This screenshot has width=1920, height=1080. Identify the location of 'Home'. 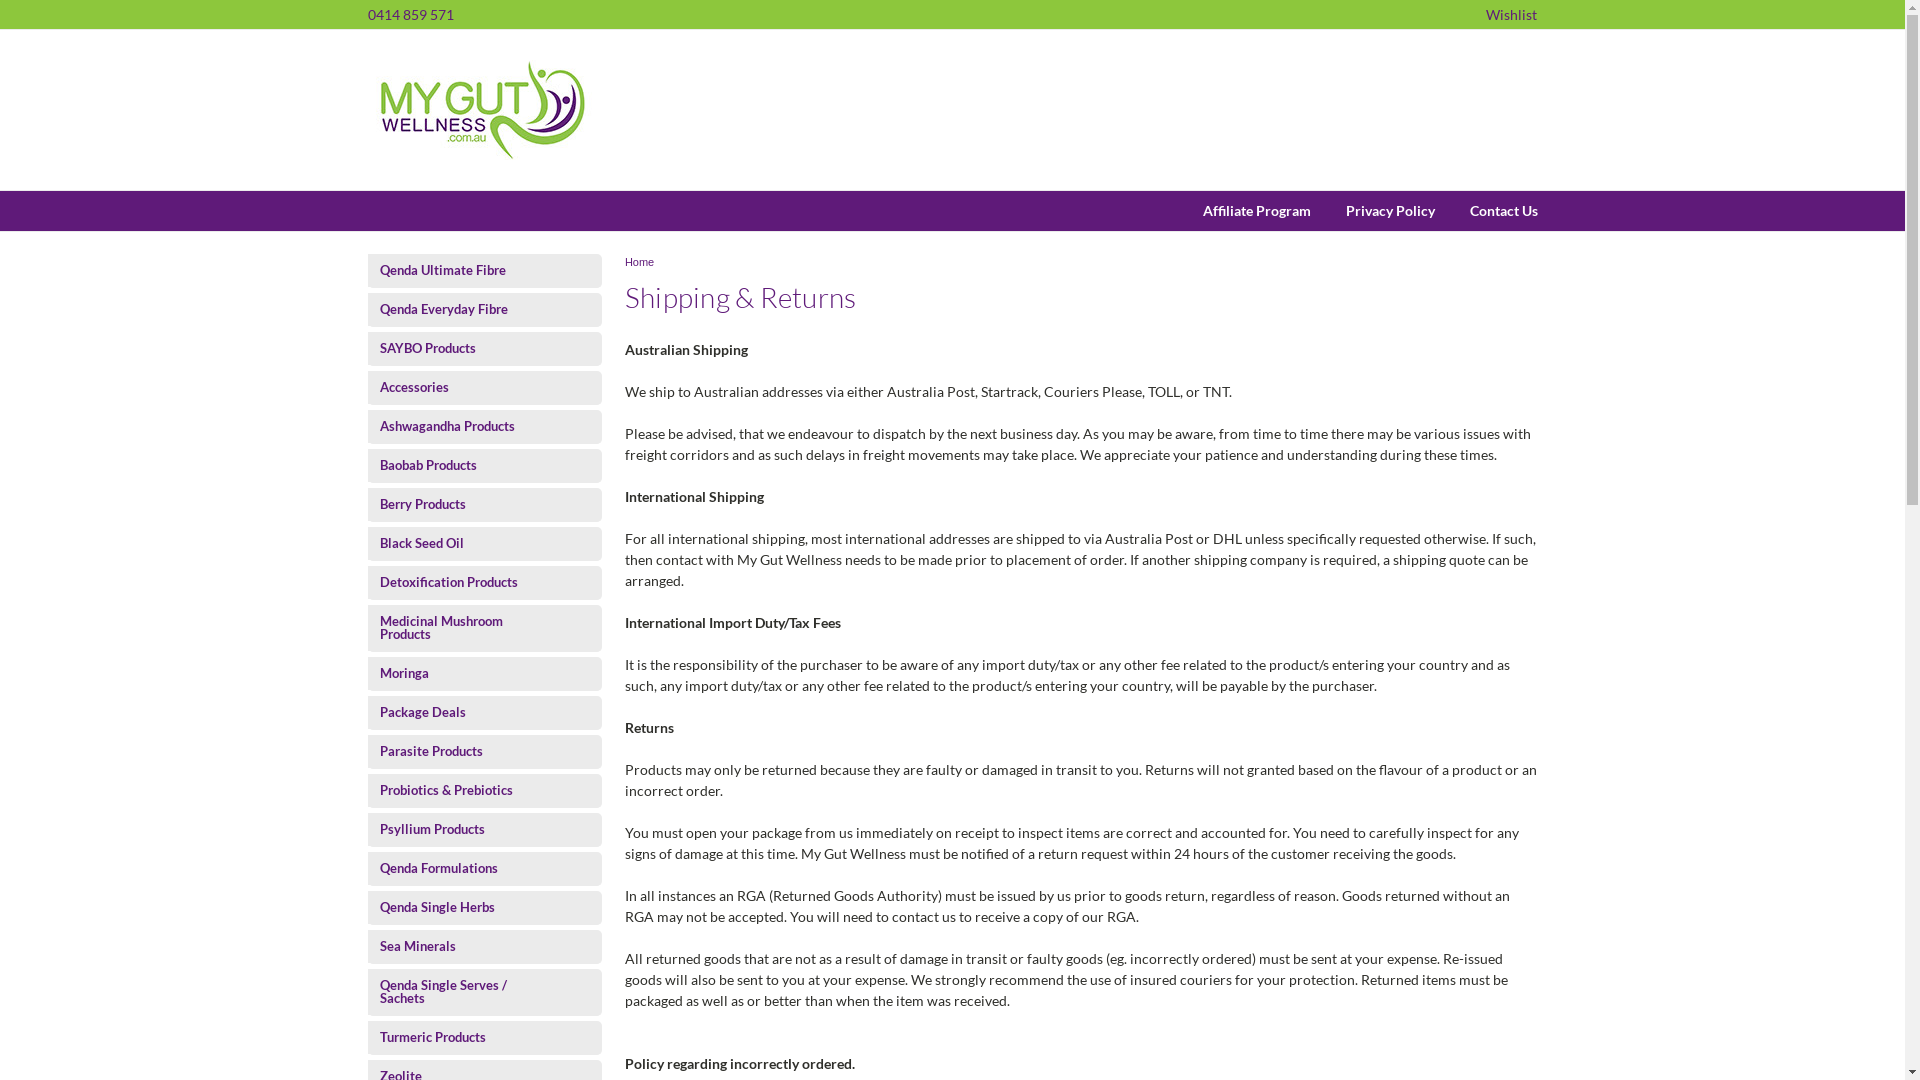
(638, 261).